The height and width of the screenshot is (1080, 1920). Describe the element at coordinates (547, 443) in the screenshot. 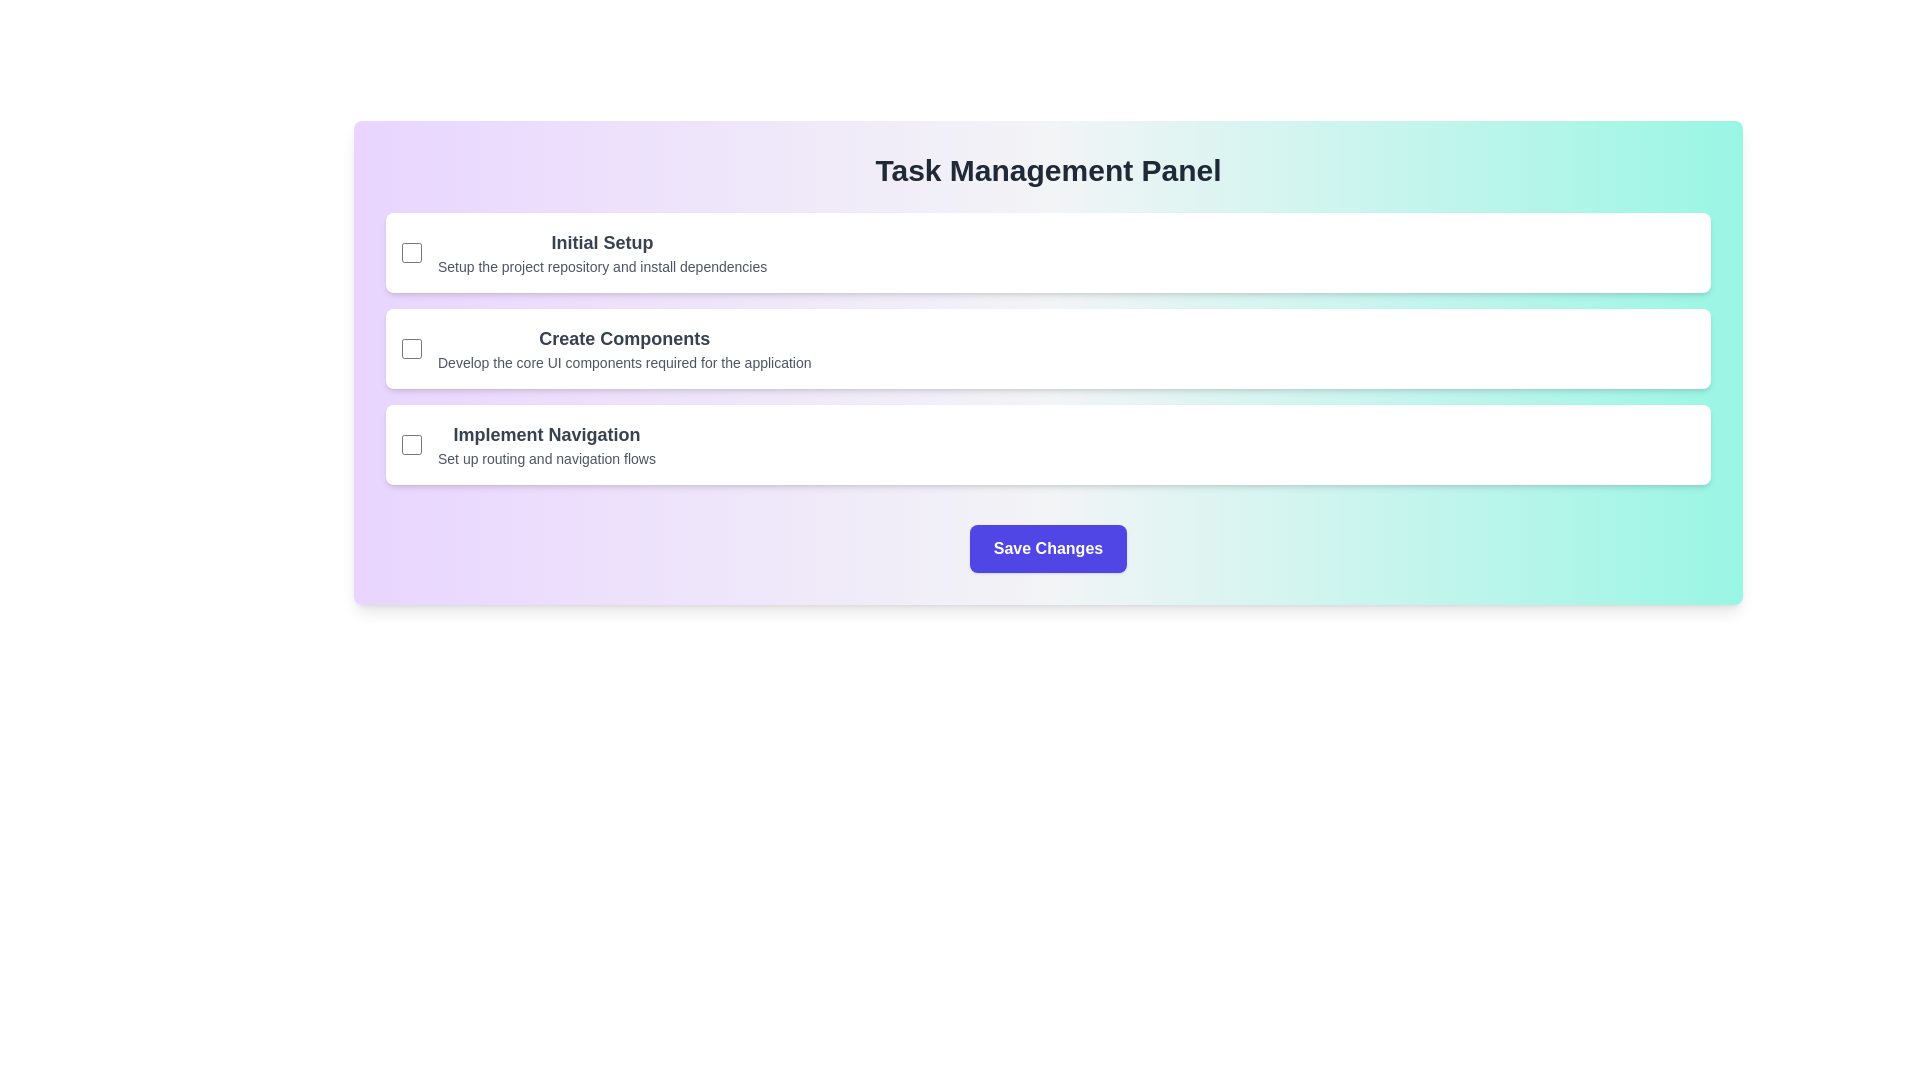

I see `the Text Display element that shows 'Implement Navigation' and 'Set up routing and navigation flows' within the third card of the Task Management Panel` at that location.